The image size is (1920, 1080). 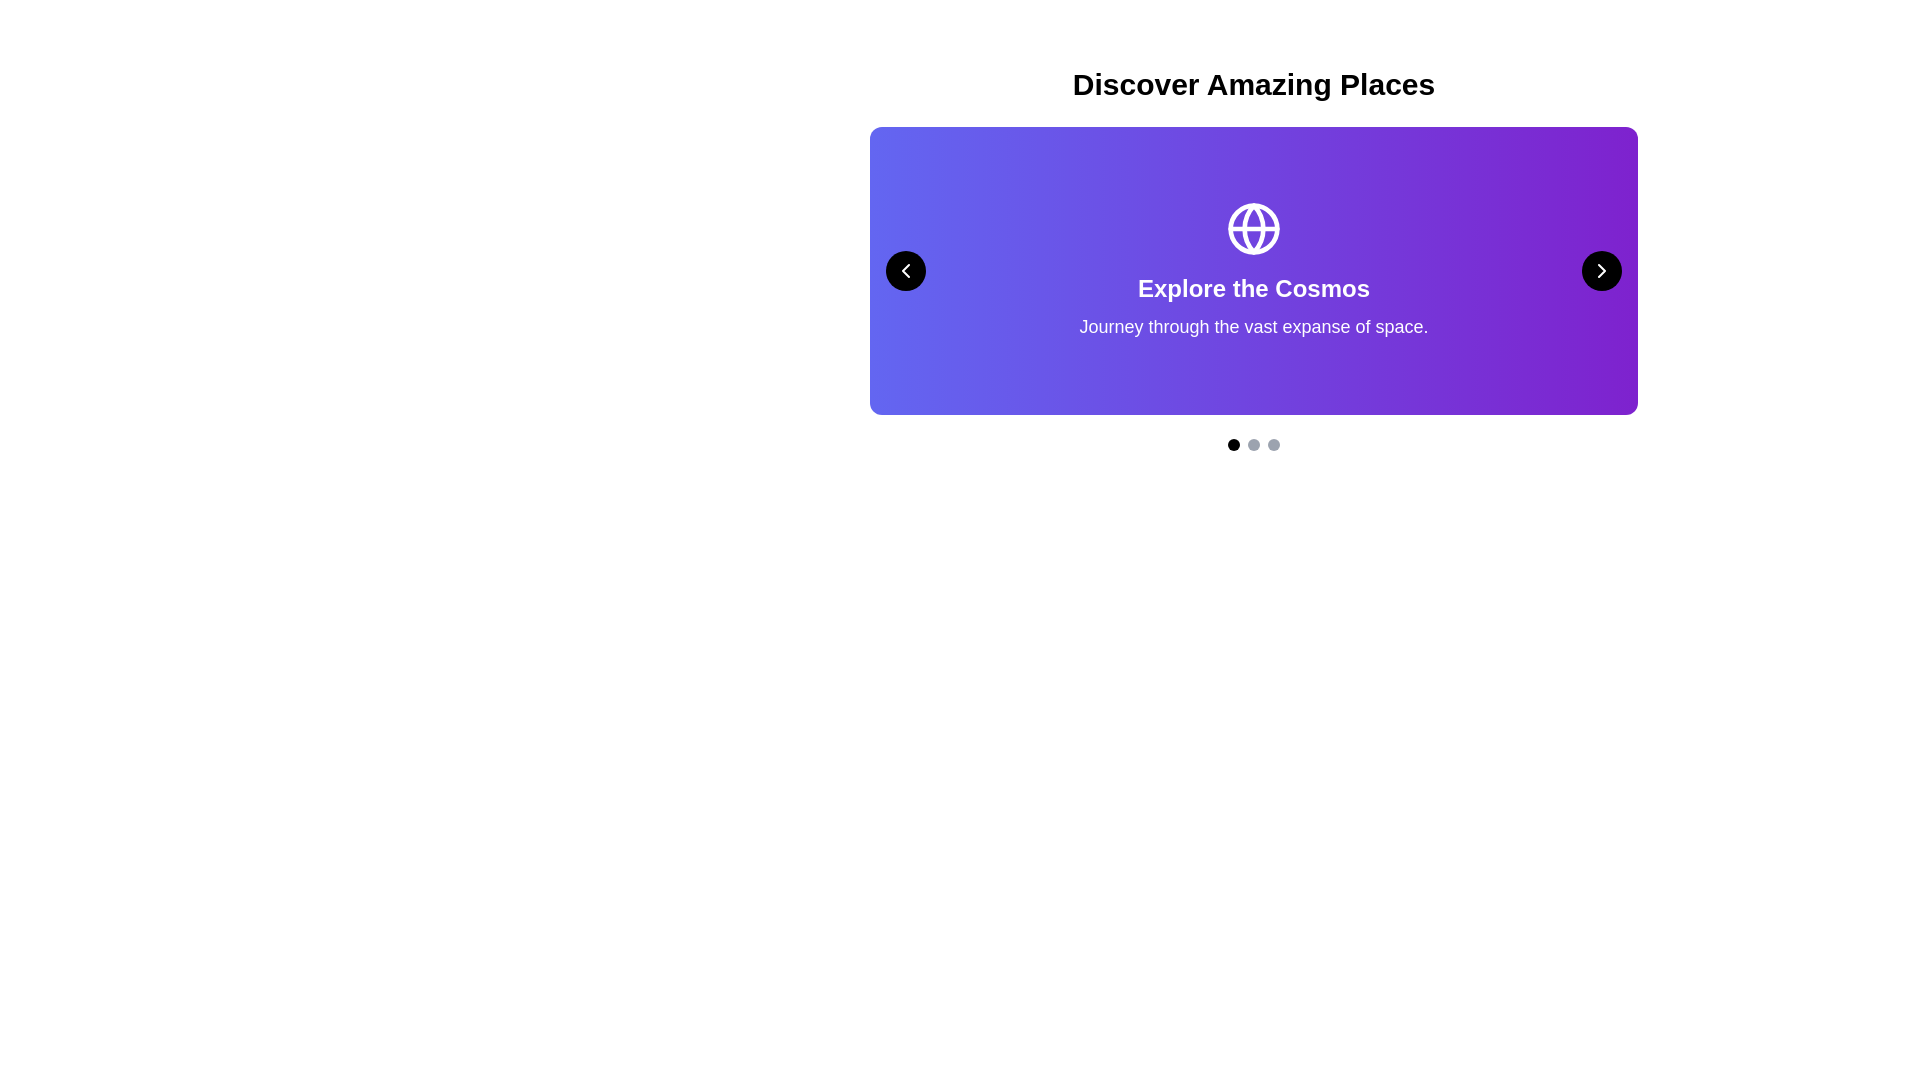 What do you see at coordinates (1252, 289) in the screenshot?
I see `the text display component styled as a heading that reads 'Explore the Cosmos', centrally located beneath a globe icon` at bounding box center [1252, 289].